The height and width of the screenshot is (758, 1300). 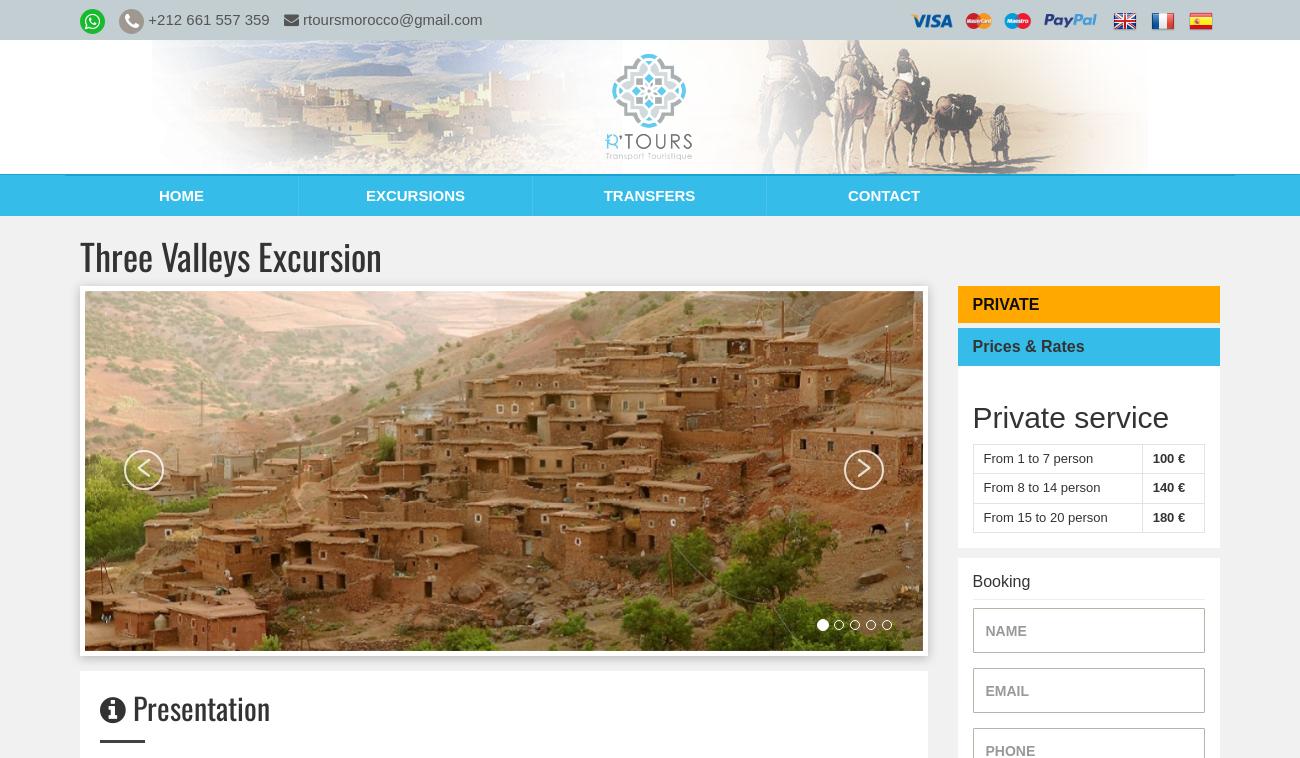 I want to click on 'Prices & Rates', so click(x=972, y=346).